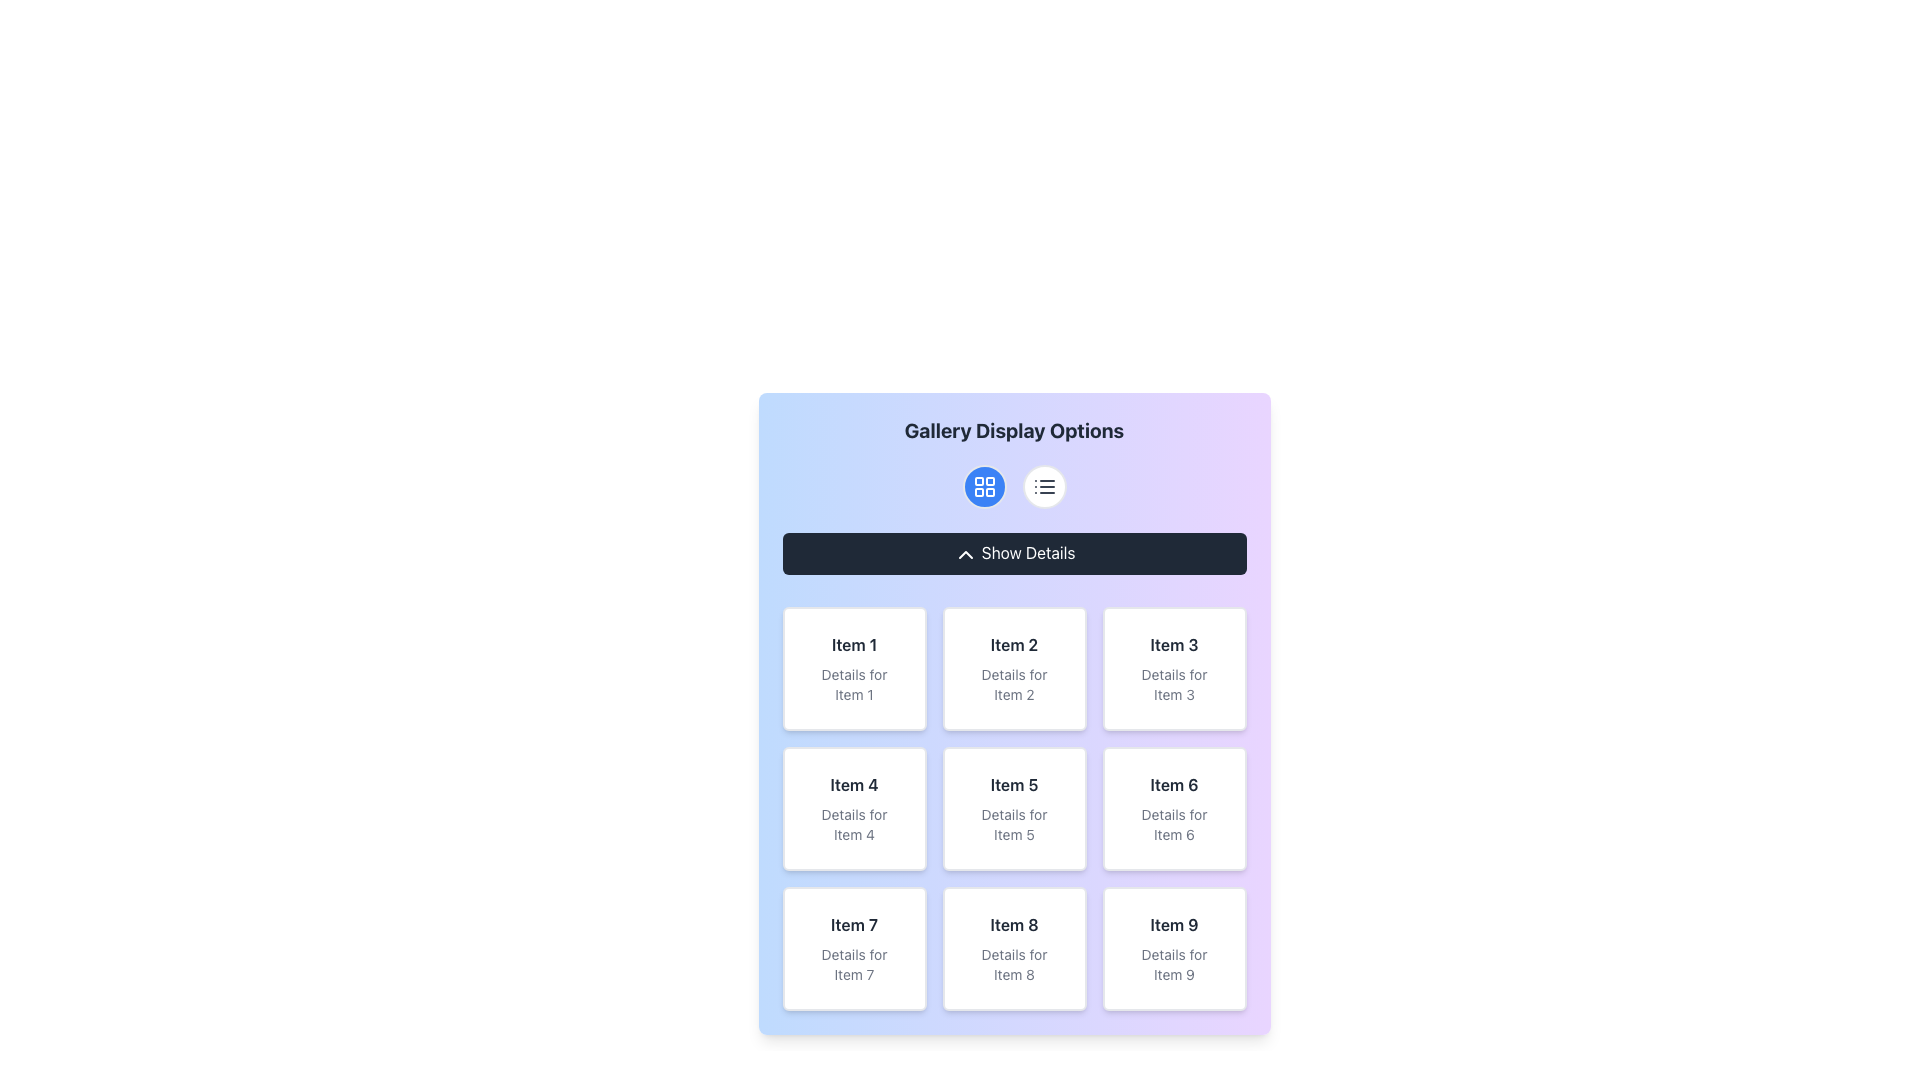 The width and height of the screenshot is (1920, 1080). I want to click on the text label that reads 'Details for Item 5', which is styled in light gray and positioned below 'Item 5' in the fifth card of a 3x3 grid, so click(1014, 824).